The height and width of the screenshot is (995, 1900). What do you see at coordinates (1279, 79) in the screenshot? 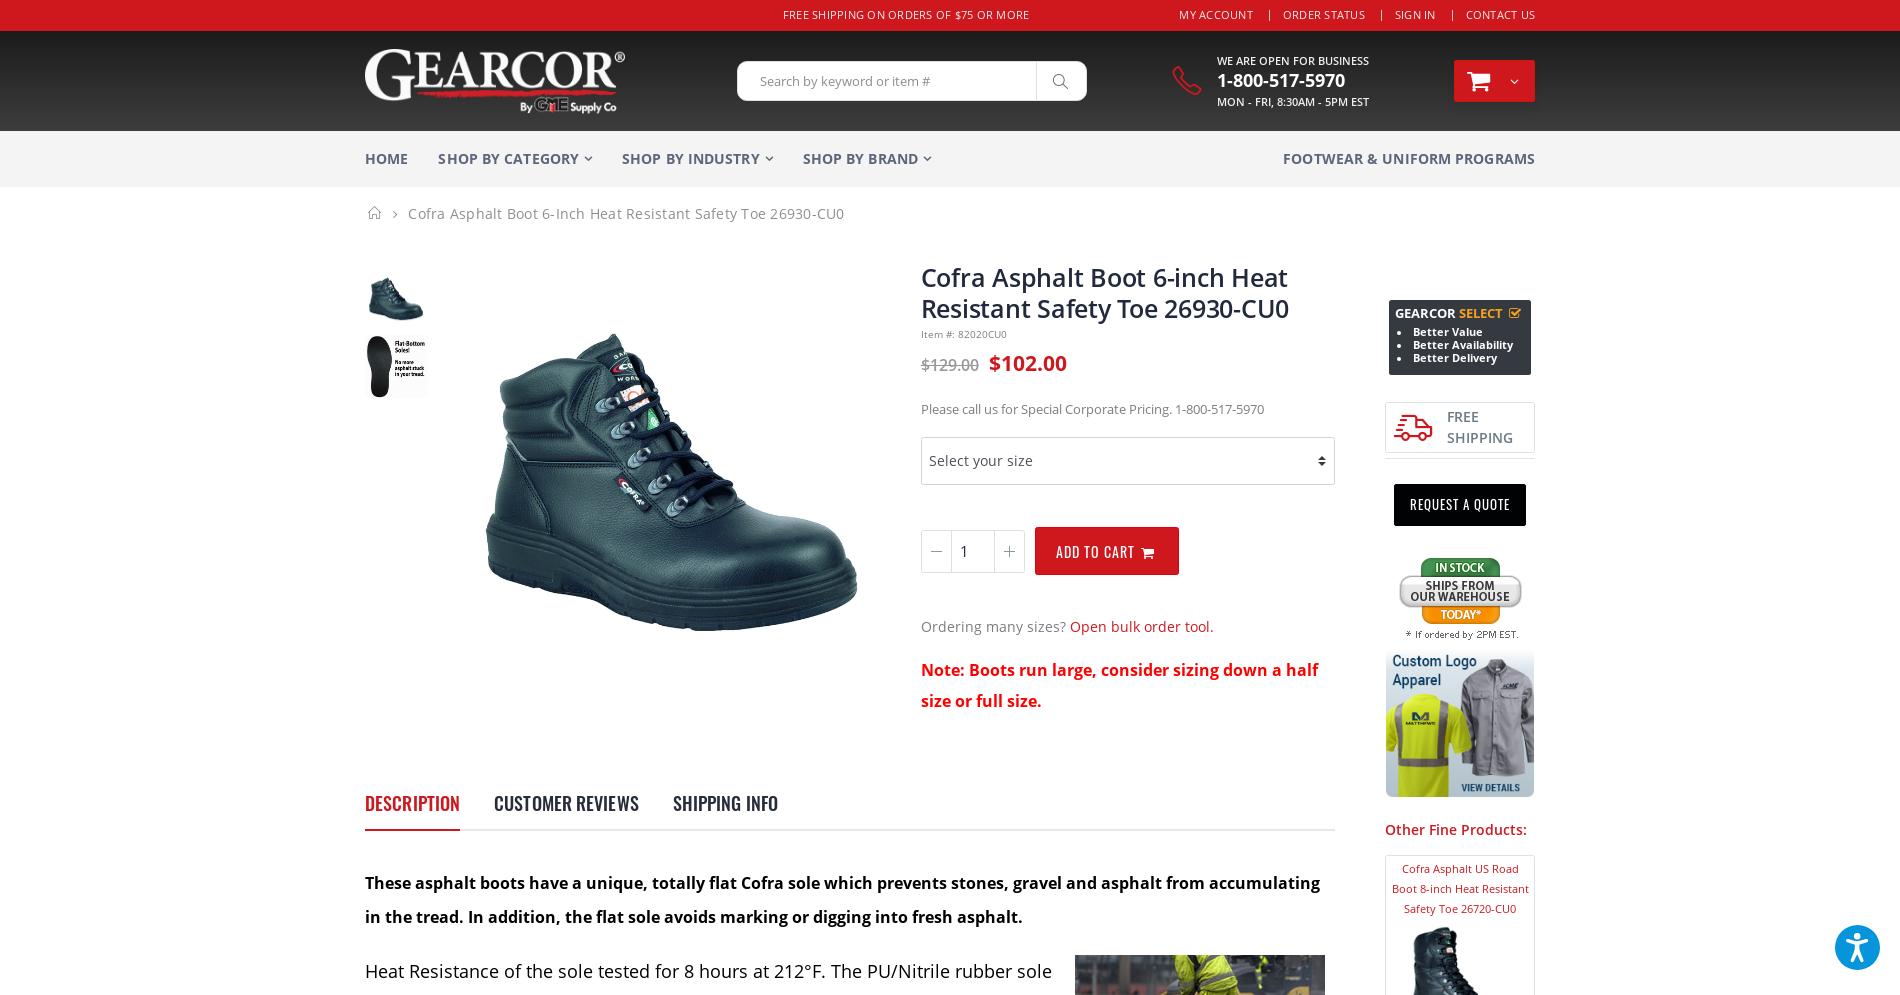
I see `'1-800-517-5970'` at bounding box center [1279, 79].